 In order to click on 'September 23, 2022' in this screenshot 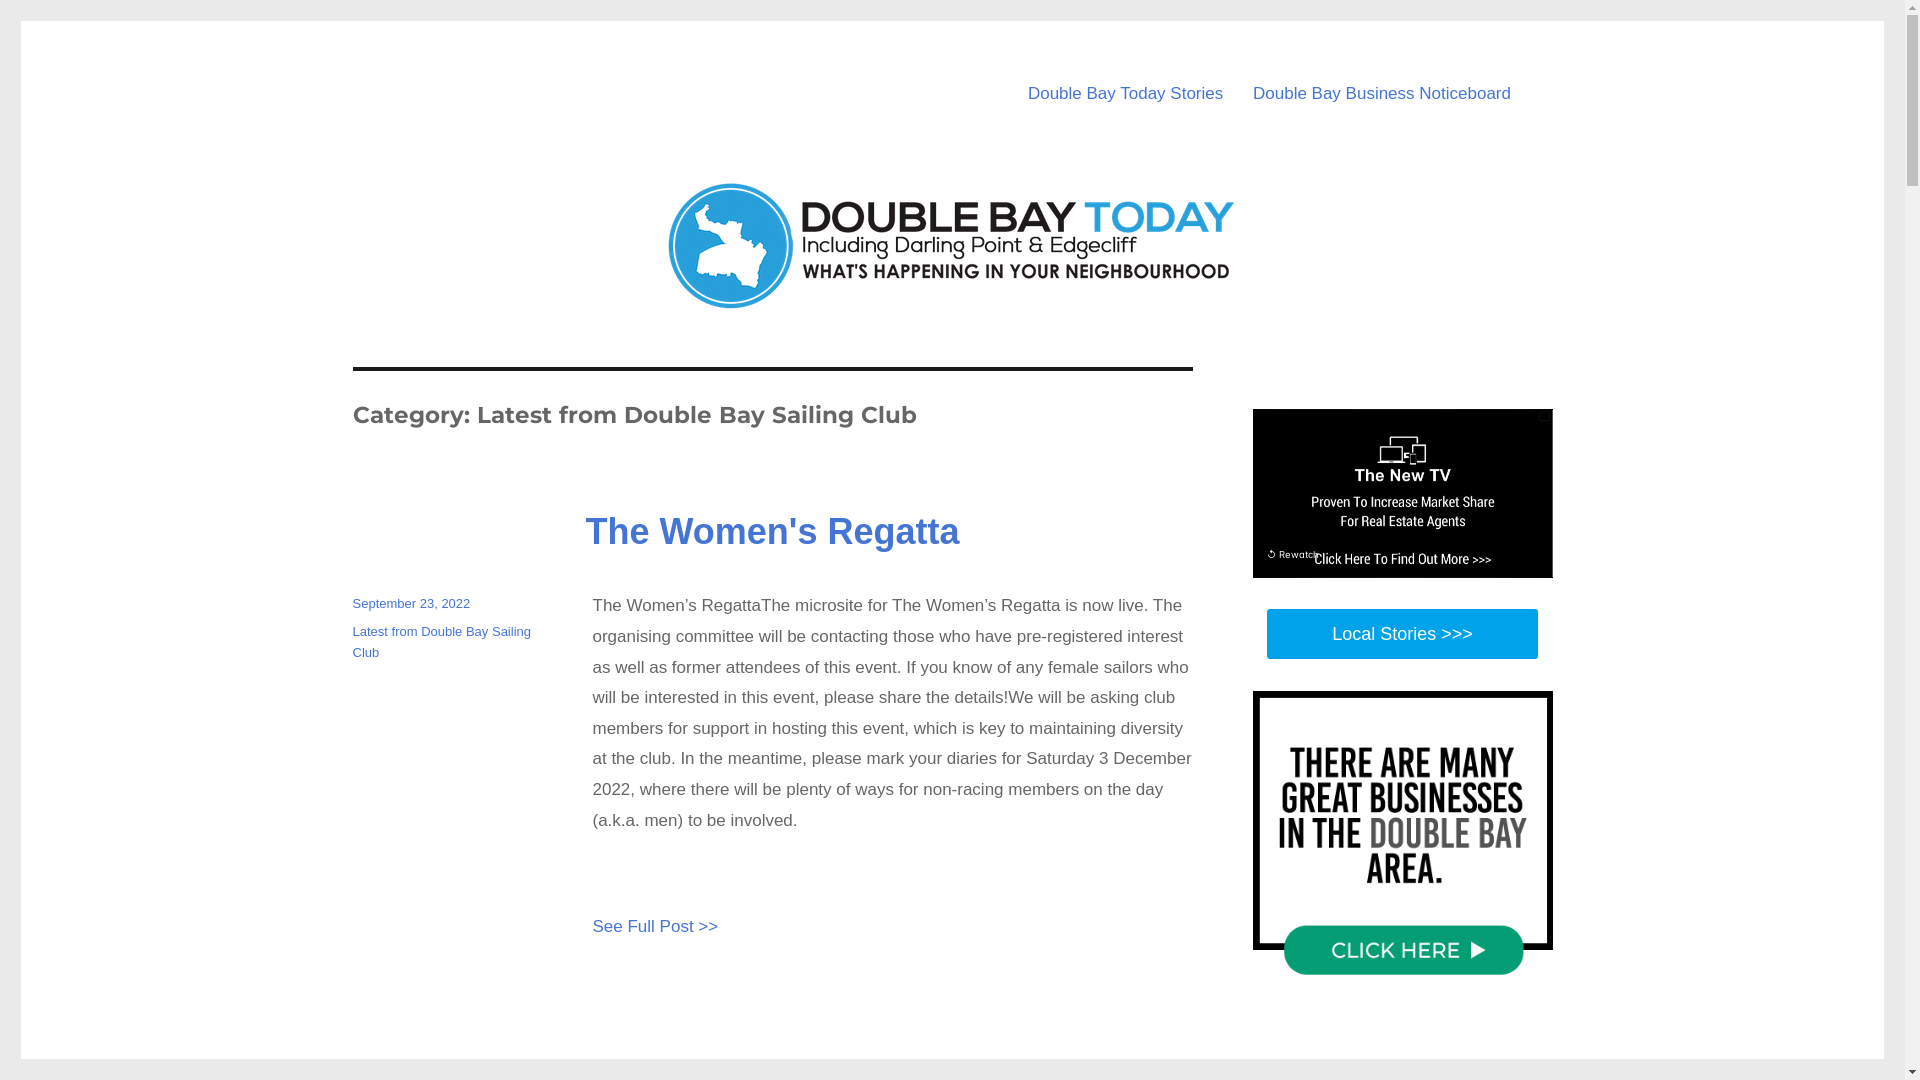, I will do `click(351, 602)`.